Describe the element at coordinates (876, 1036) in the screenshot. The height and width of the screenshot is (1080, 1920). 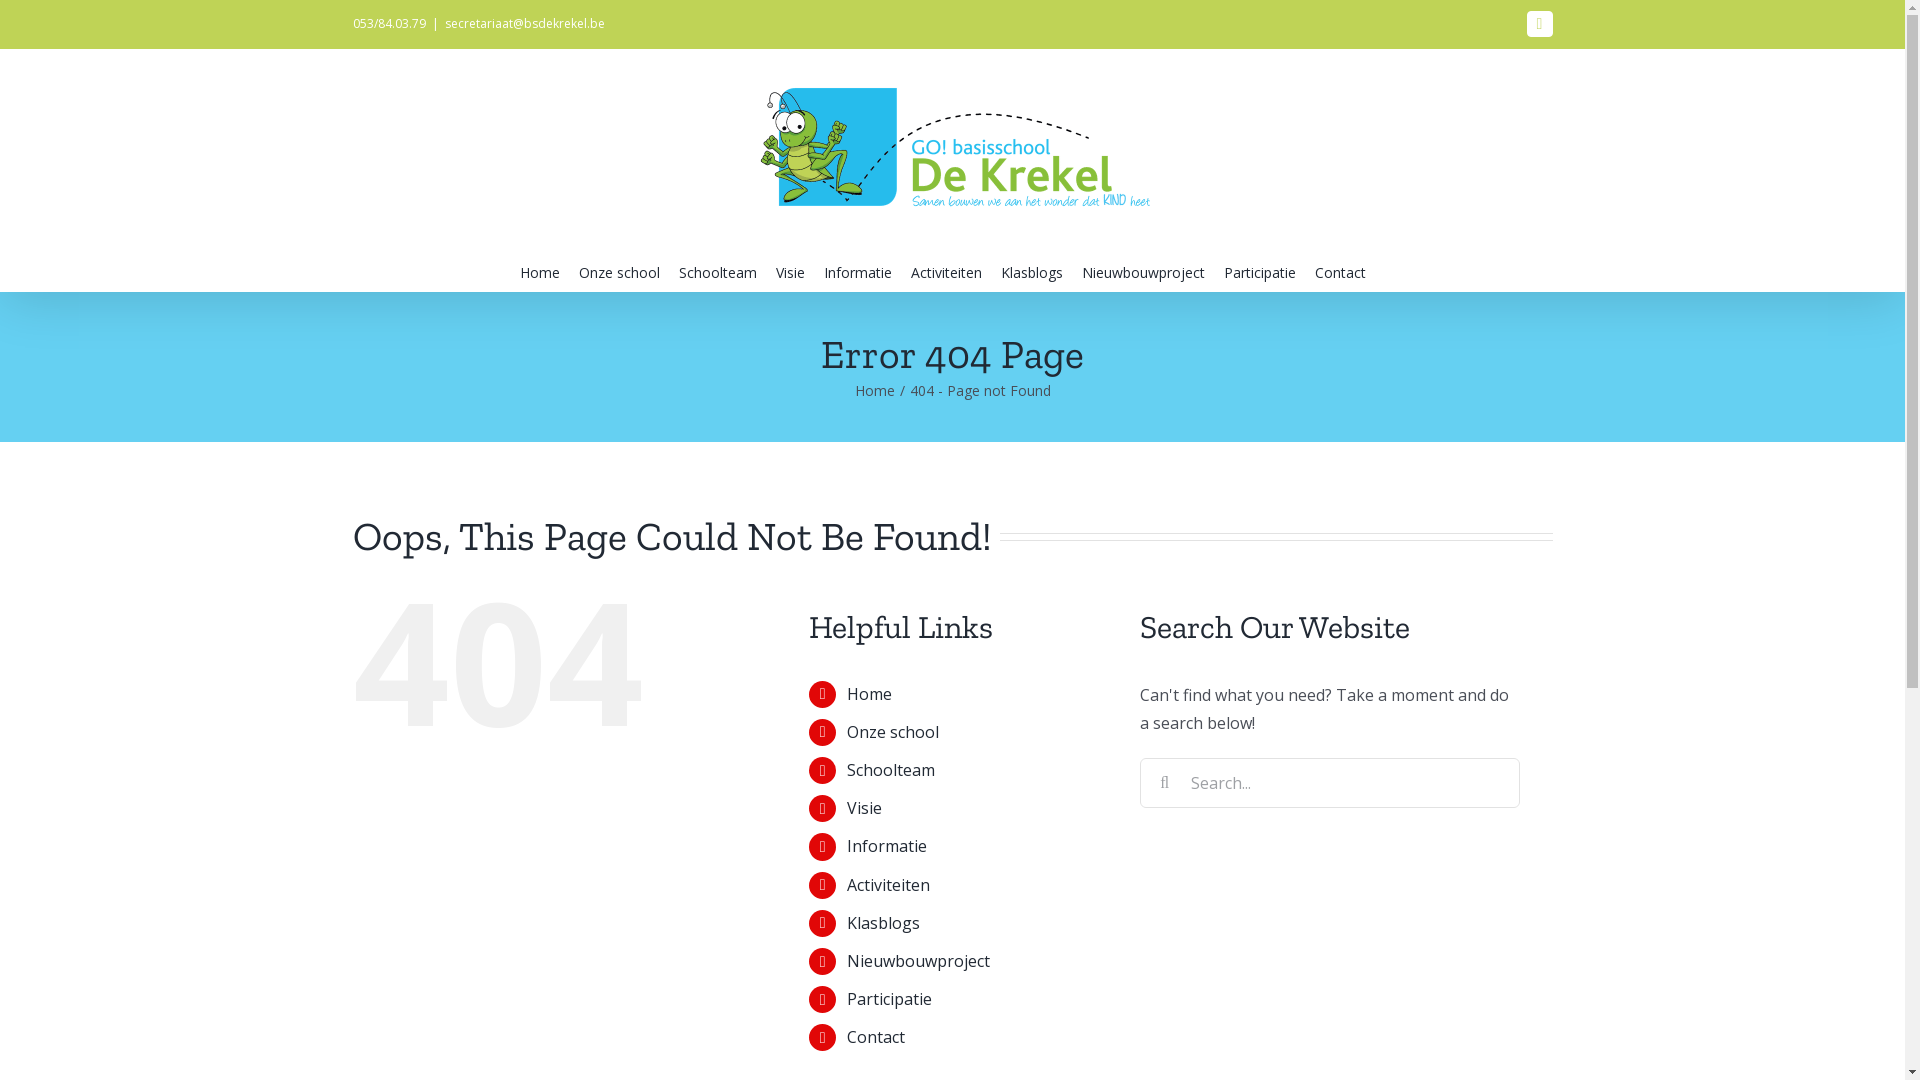
I see `'Contact'` at that location.